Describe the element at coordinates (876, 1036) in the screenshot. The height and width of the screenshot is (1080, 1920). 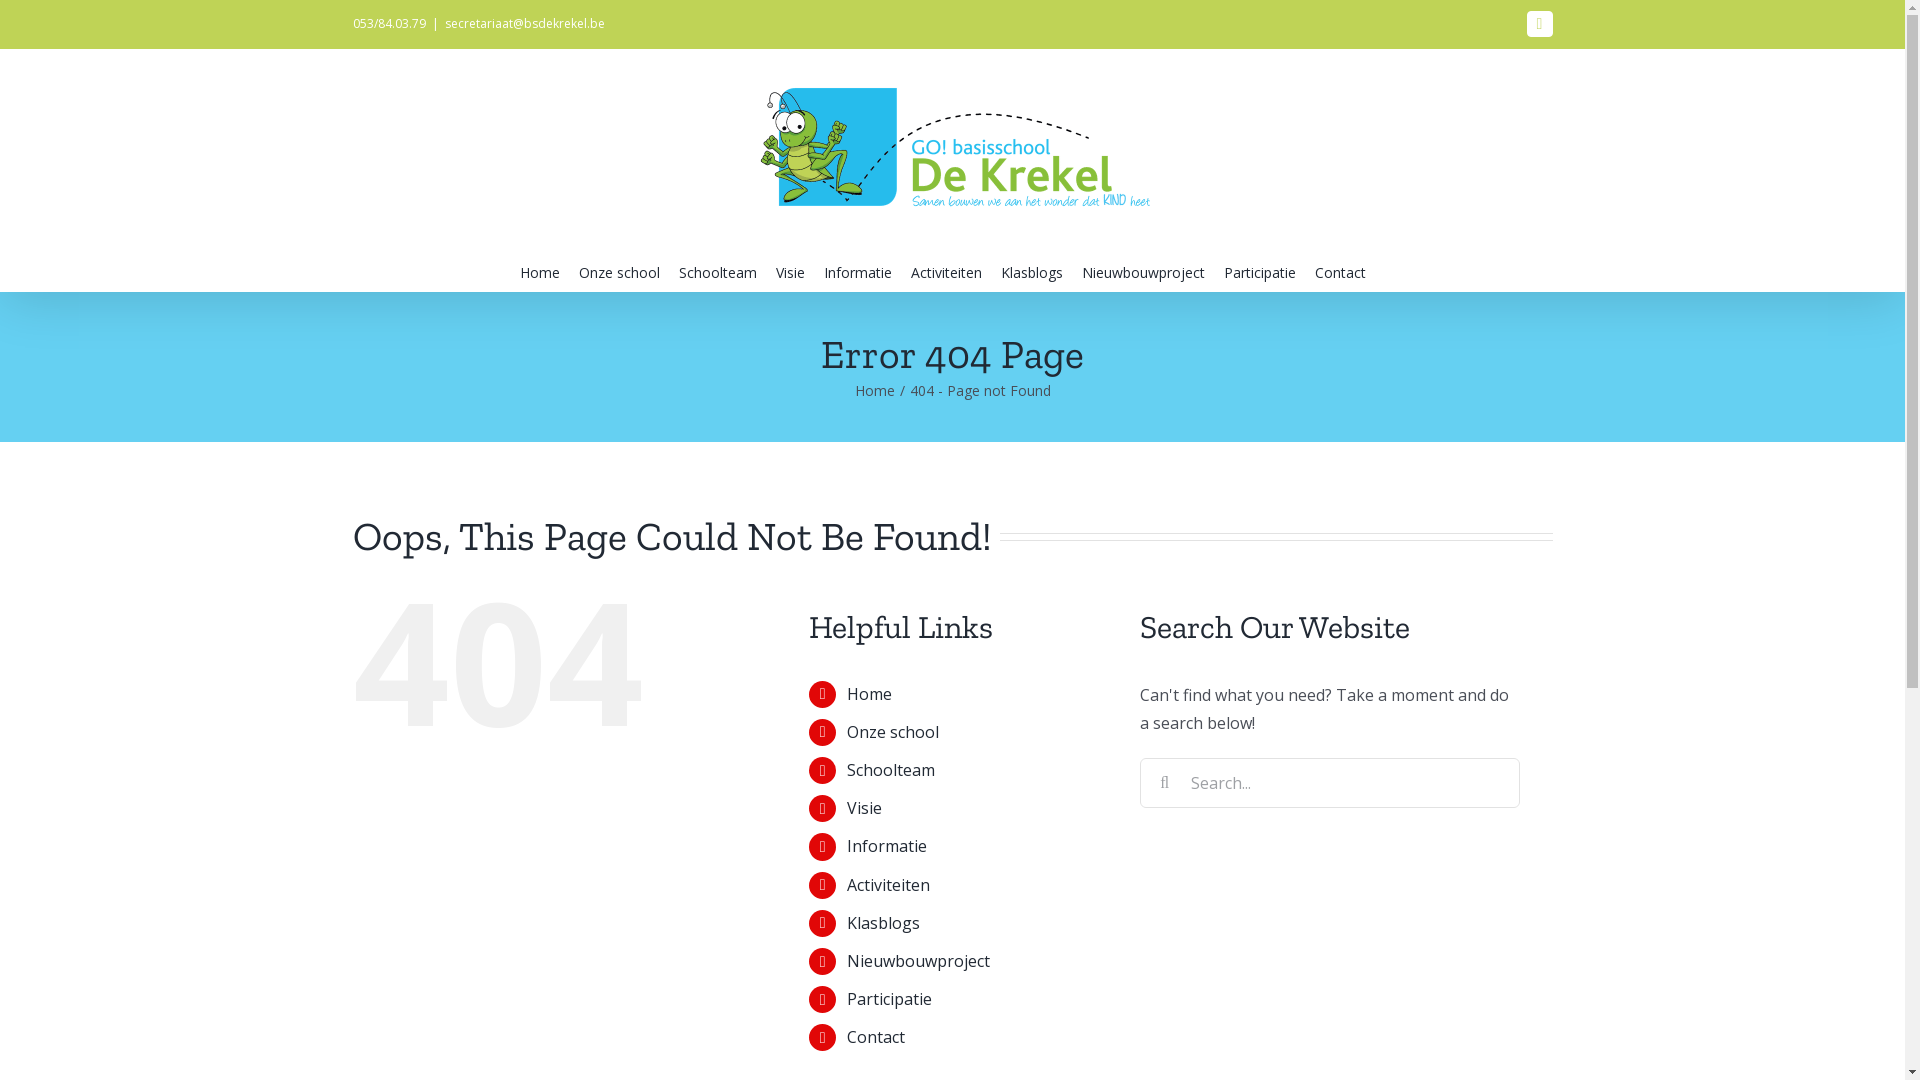
I see `'Contact'` at that location.